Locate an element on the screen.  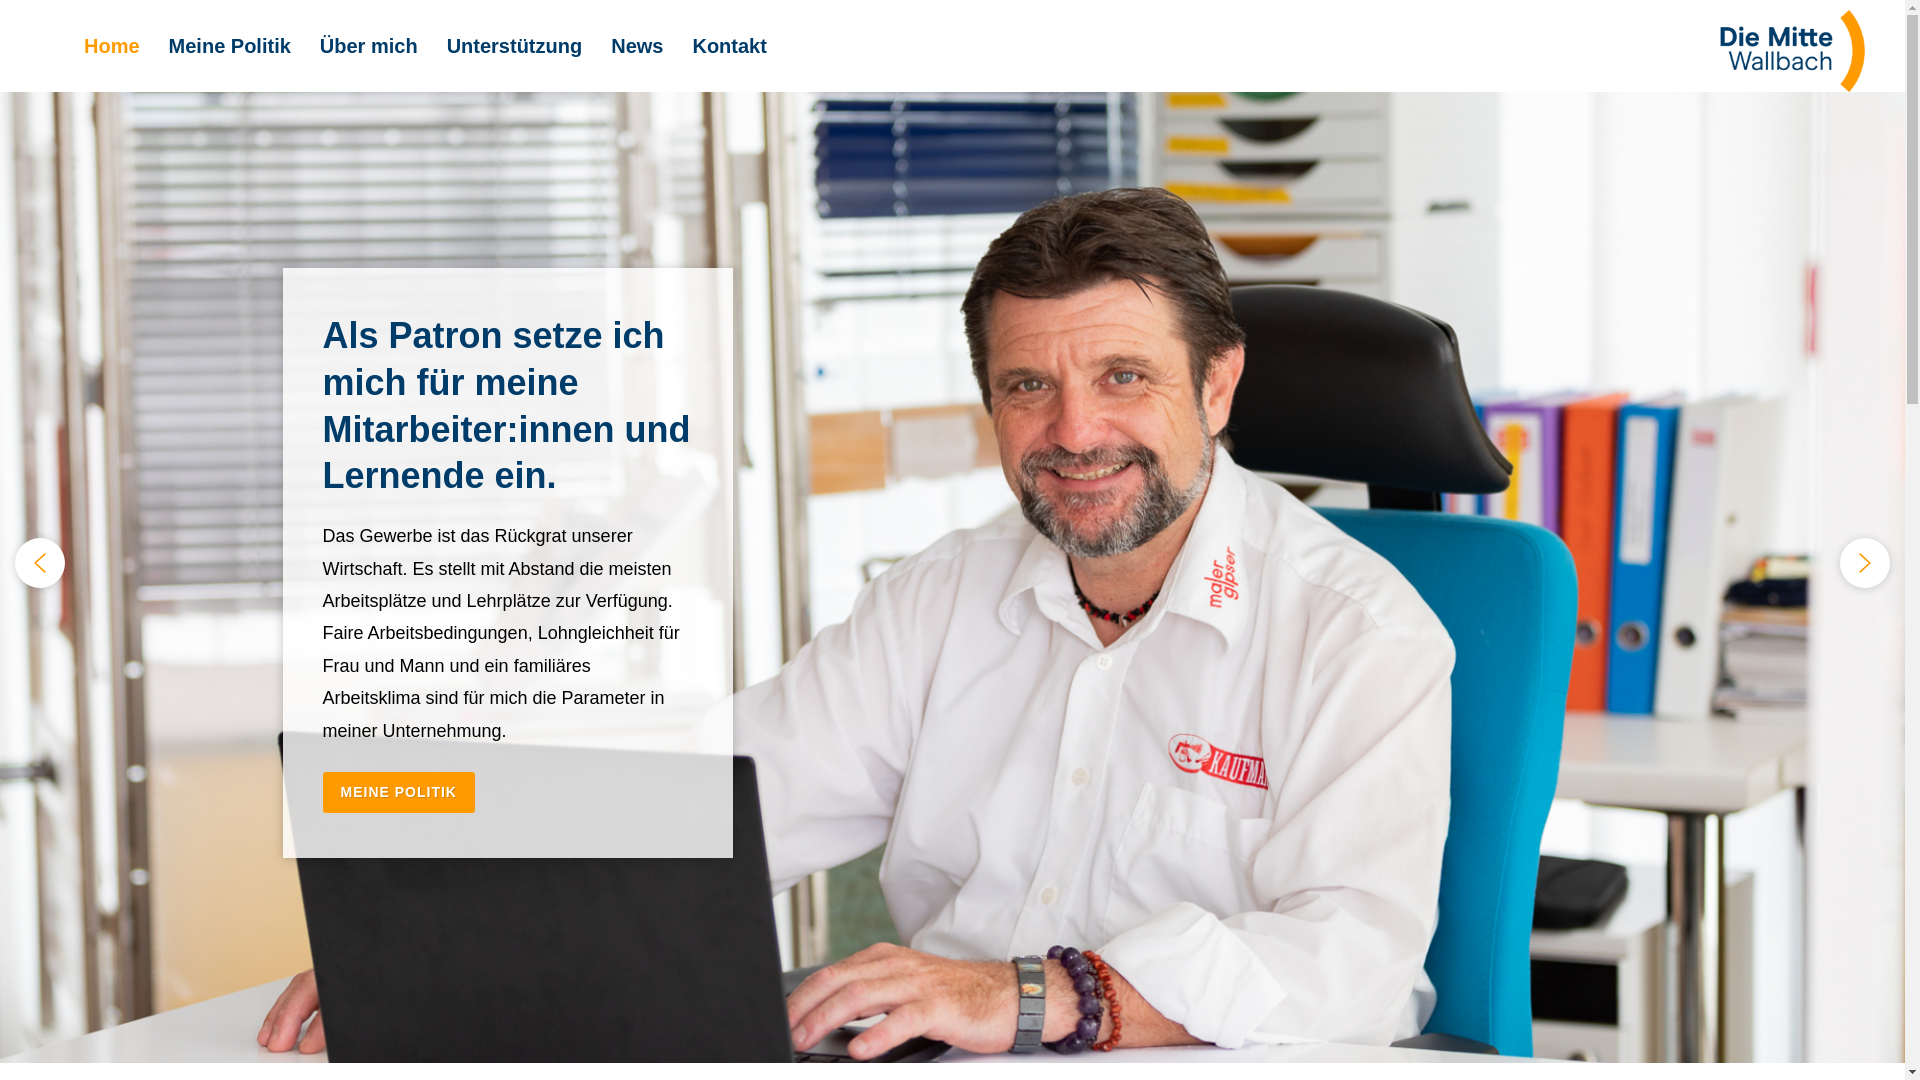
'News' is located at coordinates (636, 45).